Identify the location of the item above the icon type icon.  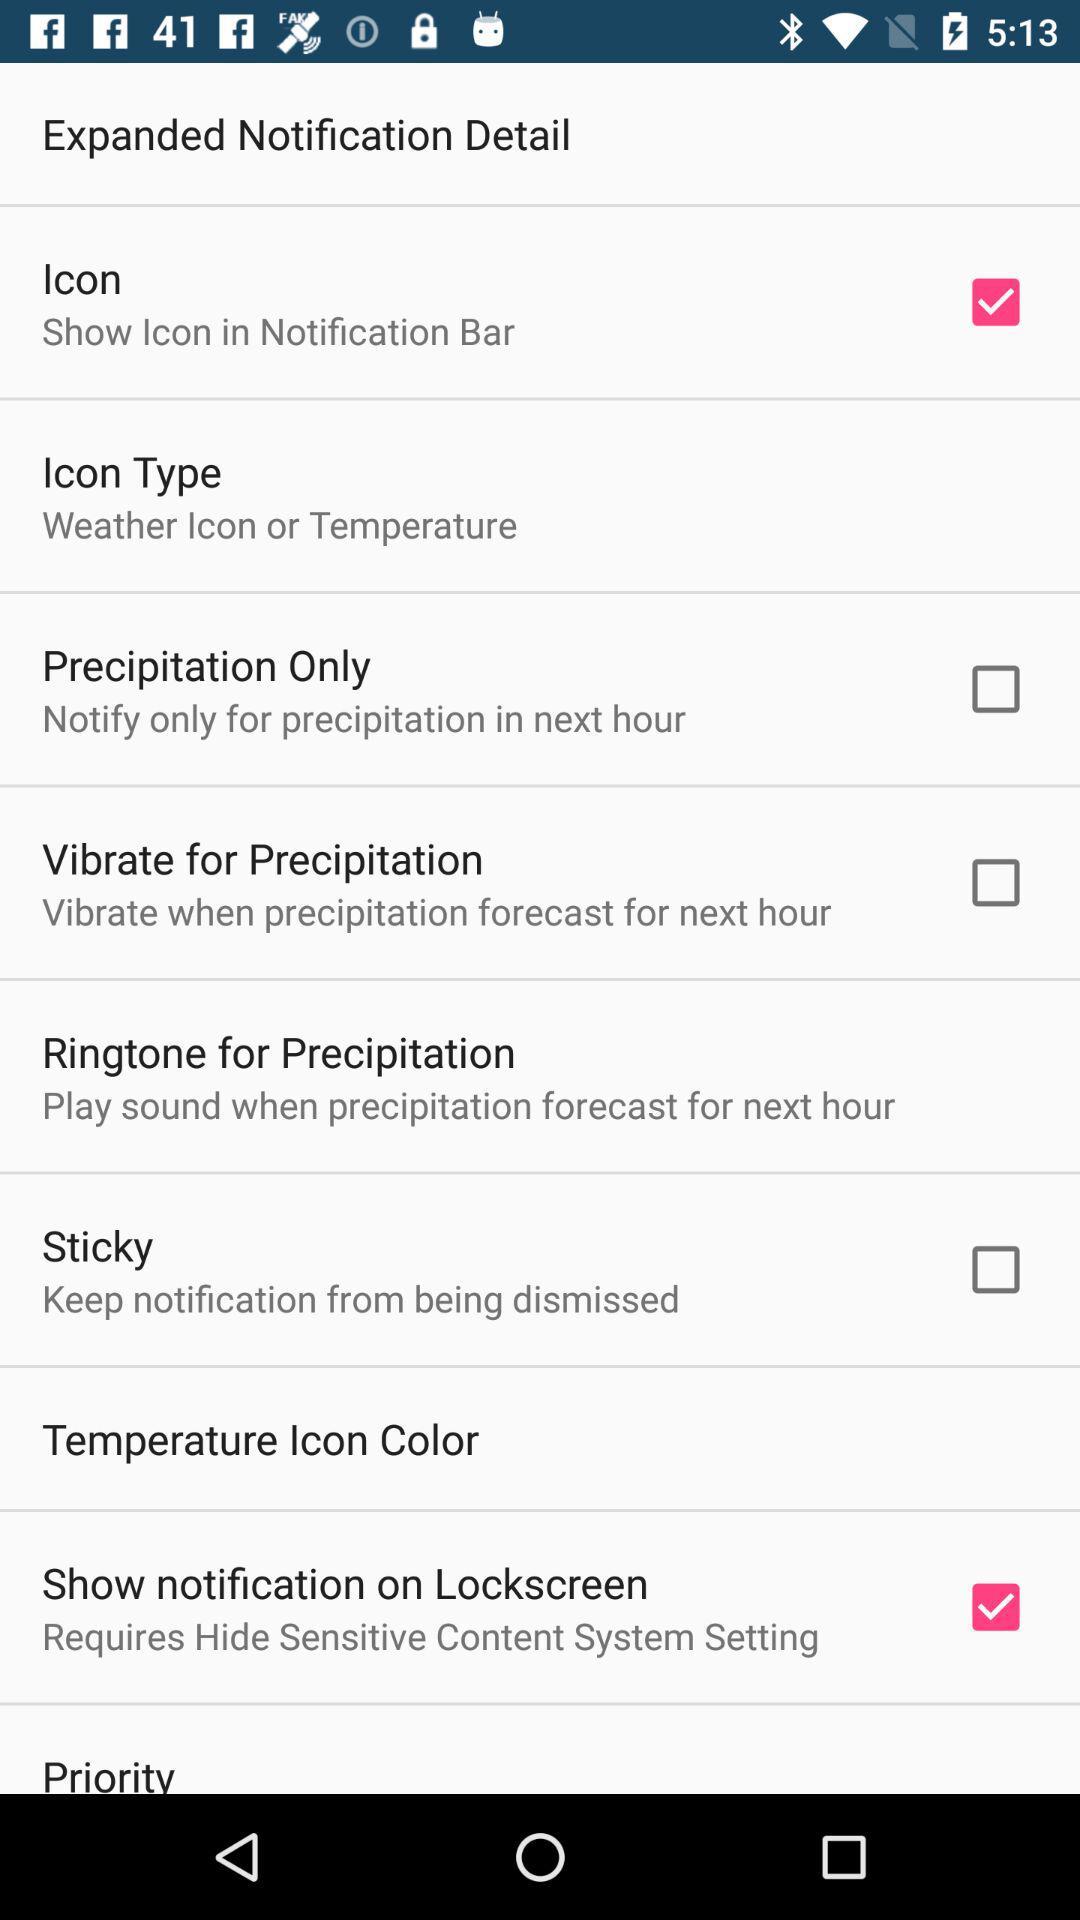
(278, 330).